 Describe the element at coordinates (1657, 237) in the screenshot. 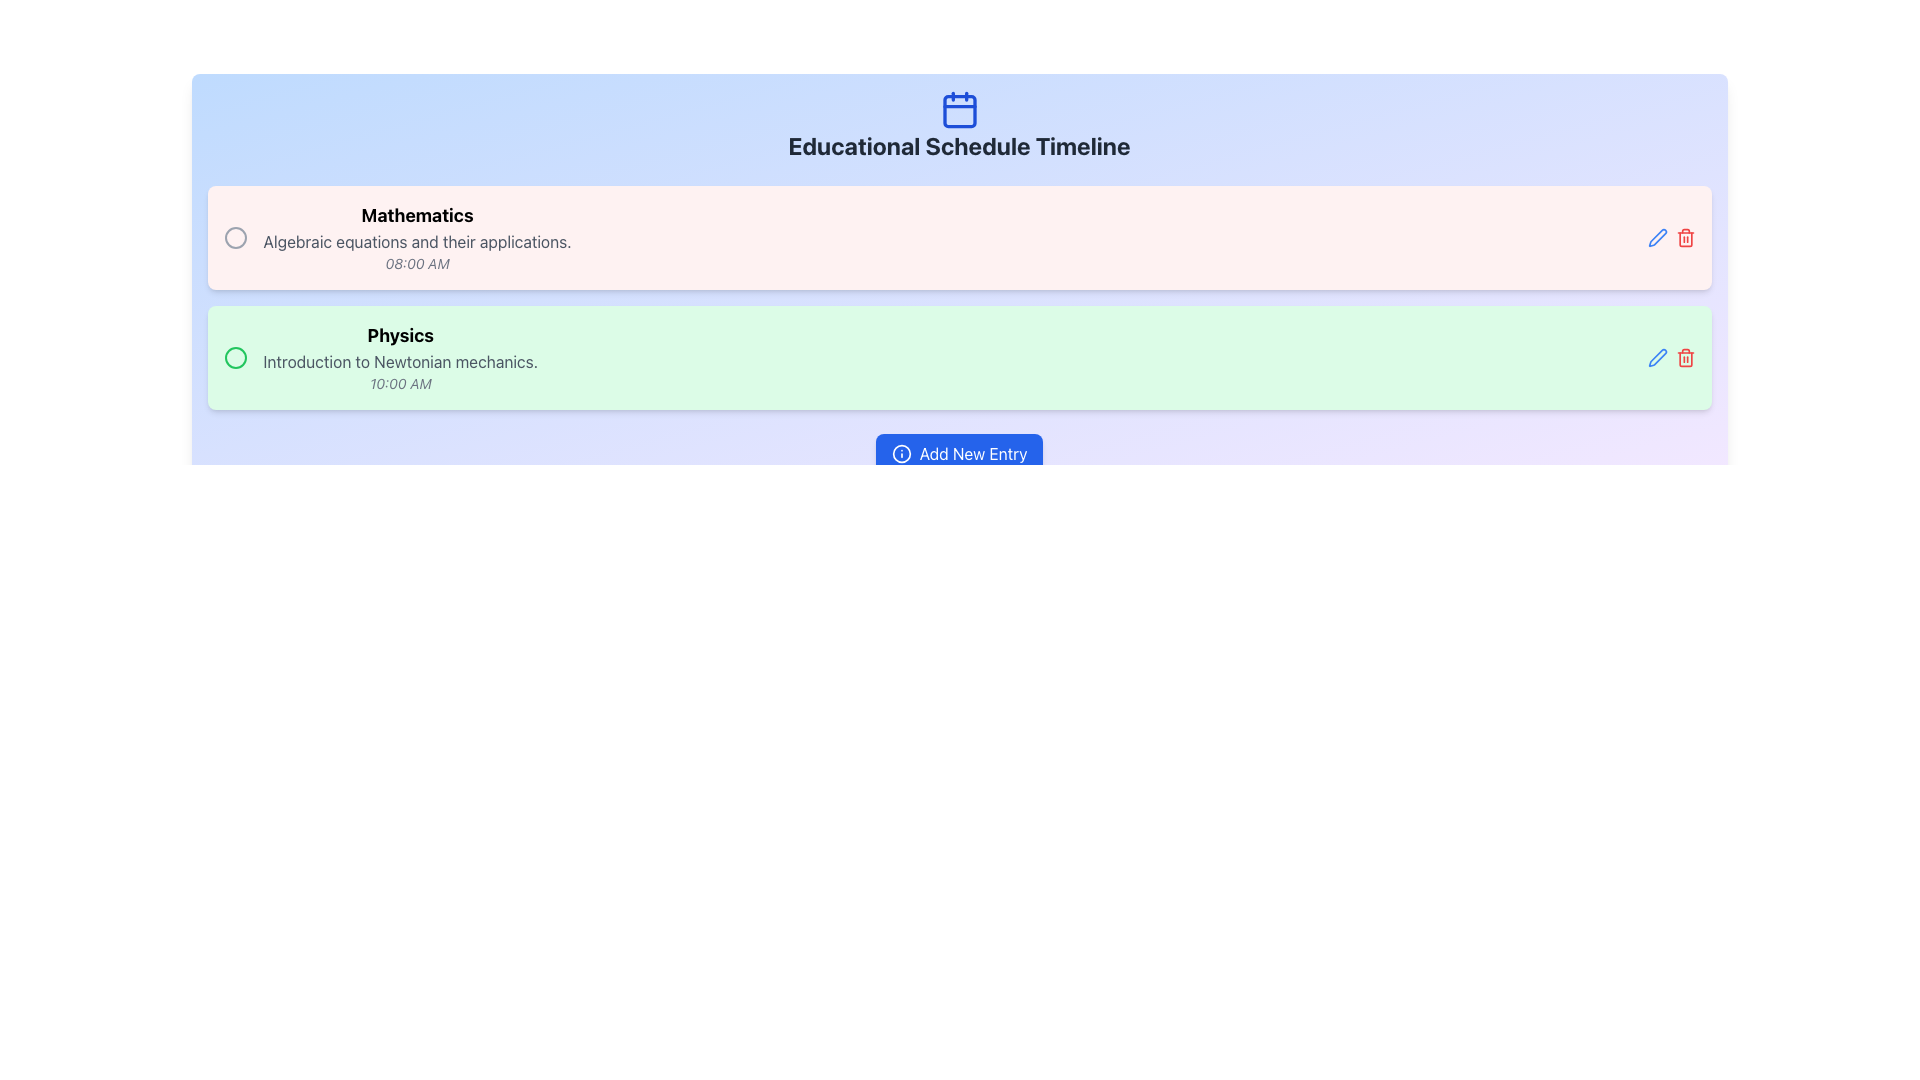

I see `the edit icon button located in the green section labeled 'Physics'` at that location.